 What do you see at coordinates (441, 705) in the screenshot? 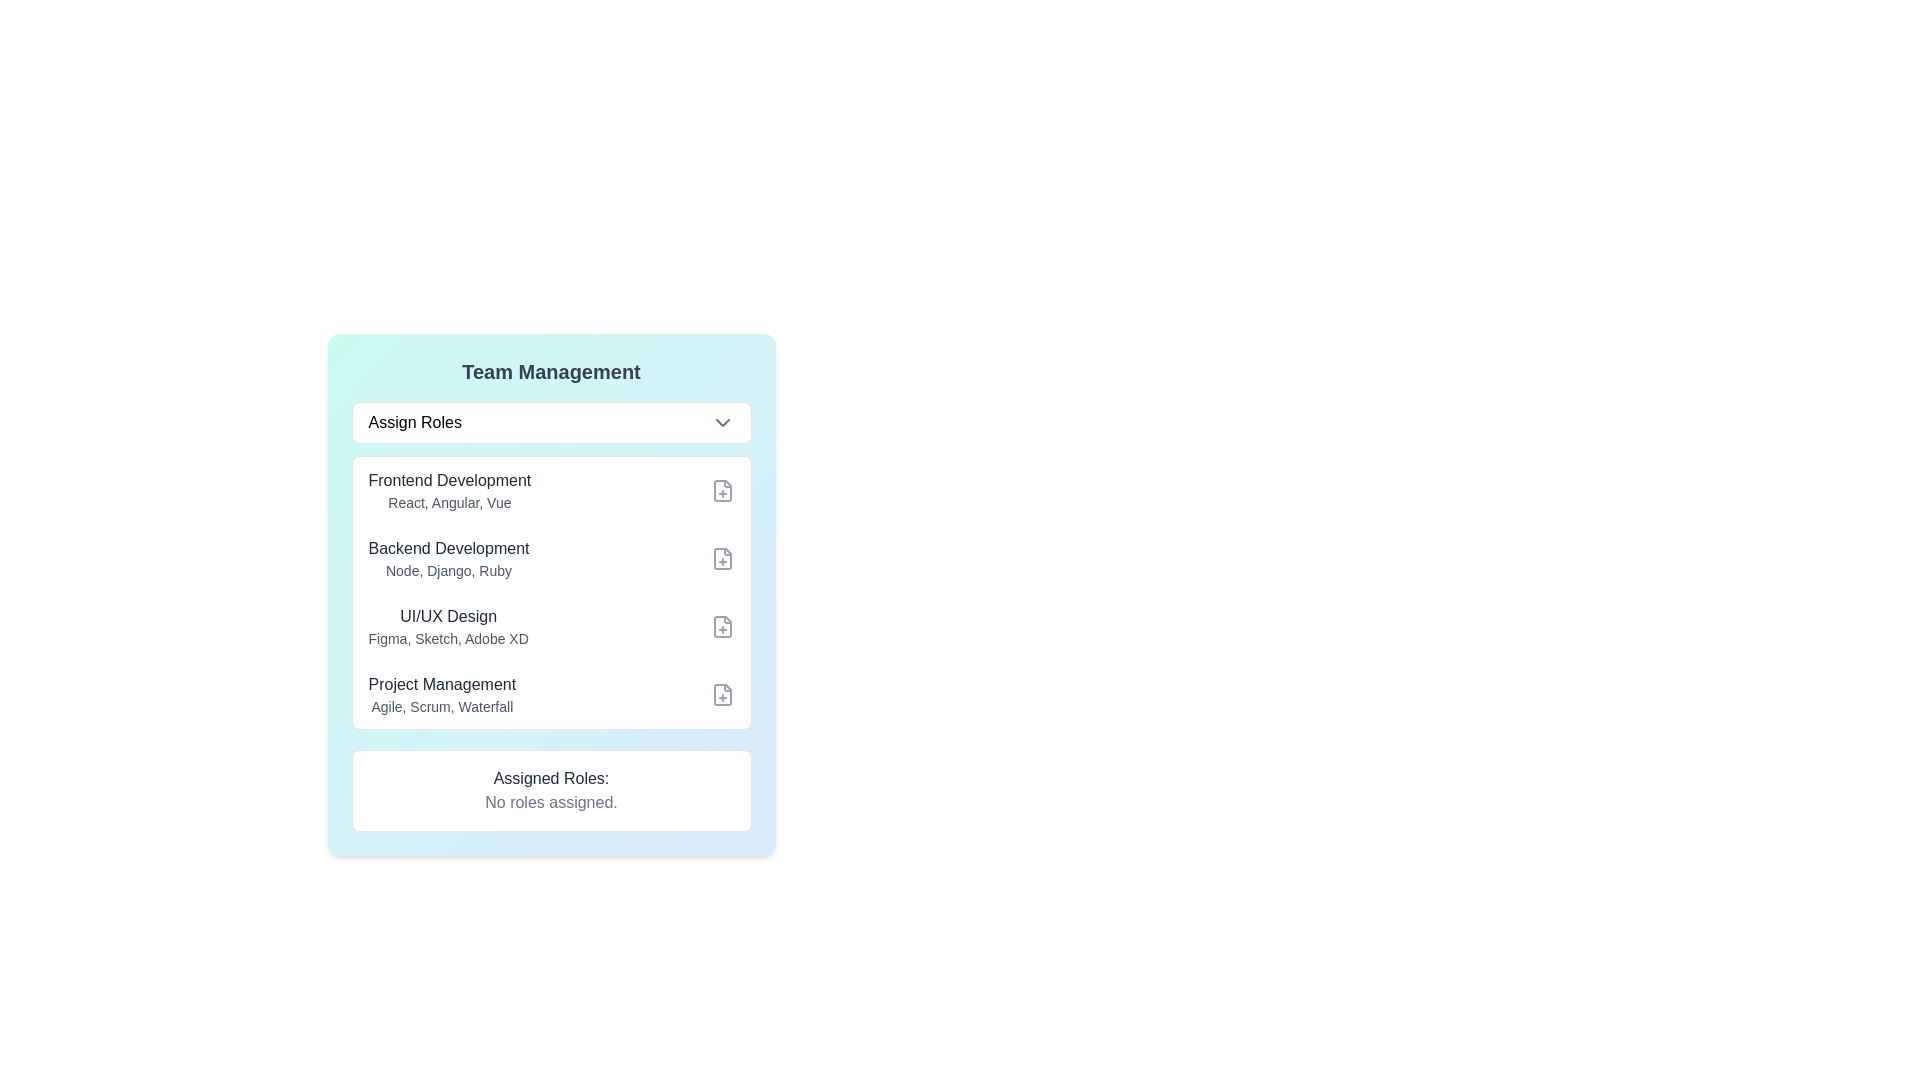
I see `the static text element that provides a brief description or categorization of methodologies associated with the 'Project Management' section, located below the 'Project Management' heading` at bounding box center [441, 705].